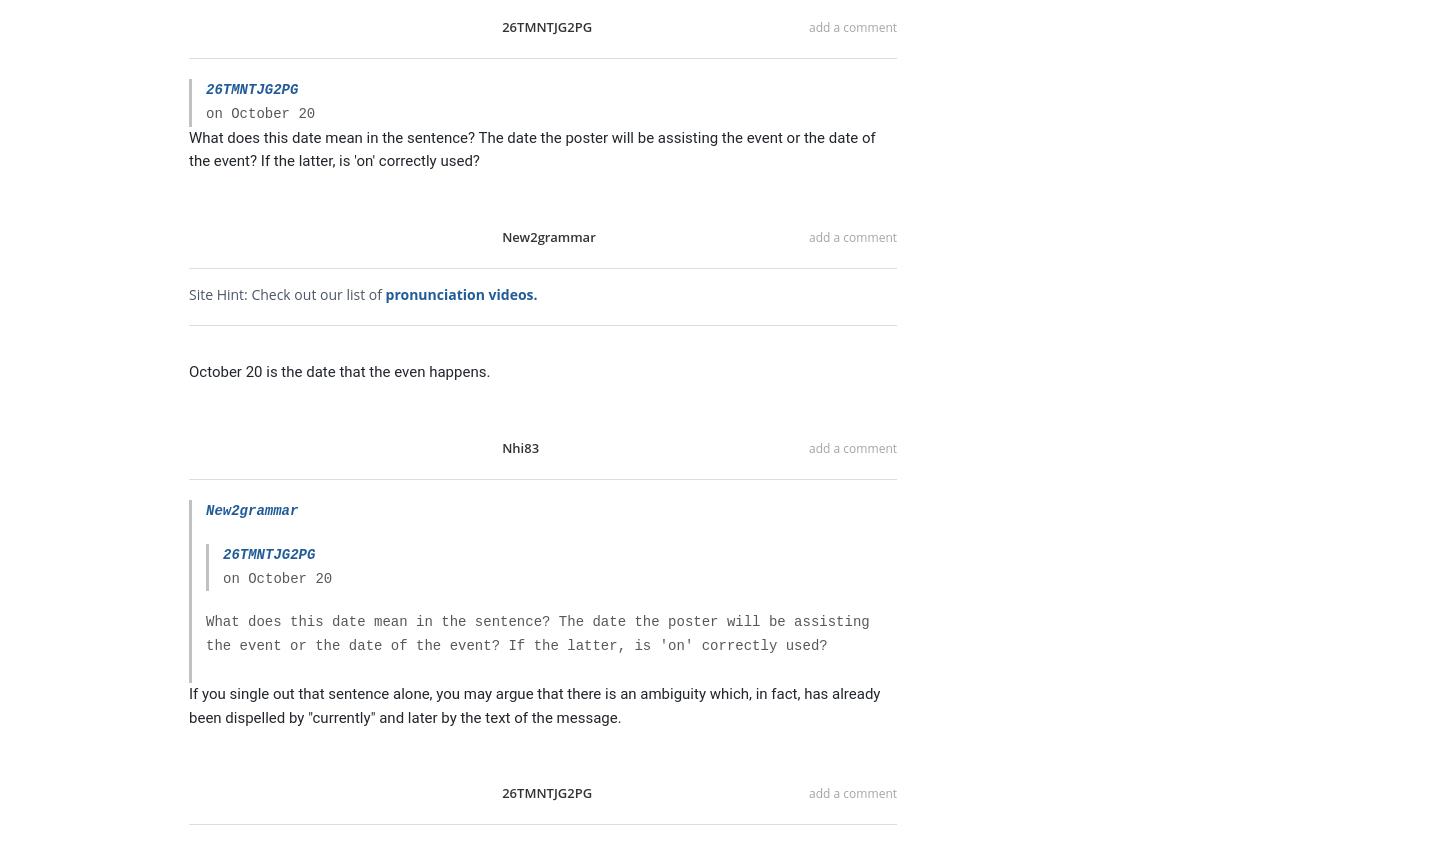  What do you see at coordinates (285, 293) in the screenshot?
I see `'Site Hint: Check out our list of'` at bounding box center [285, 293].